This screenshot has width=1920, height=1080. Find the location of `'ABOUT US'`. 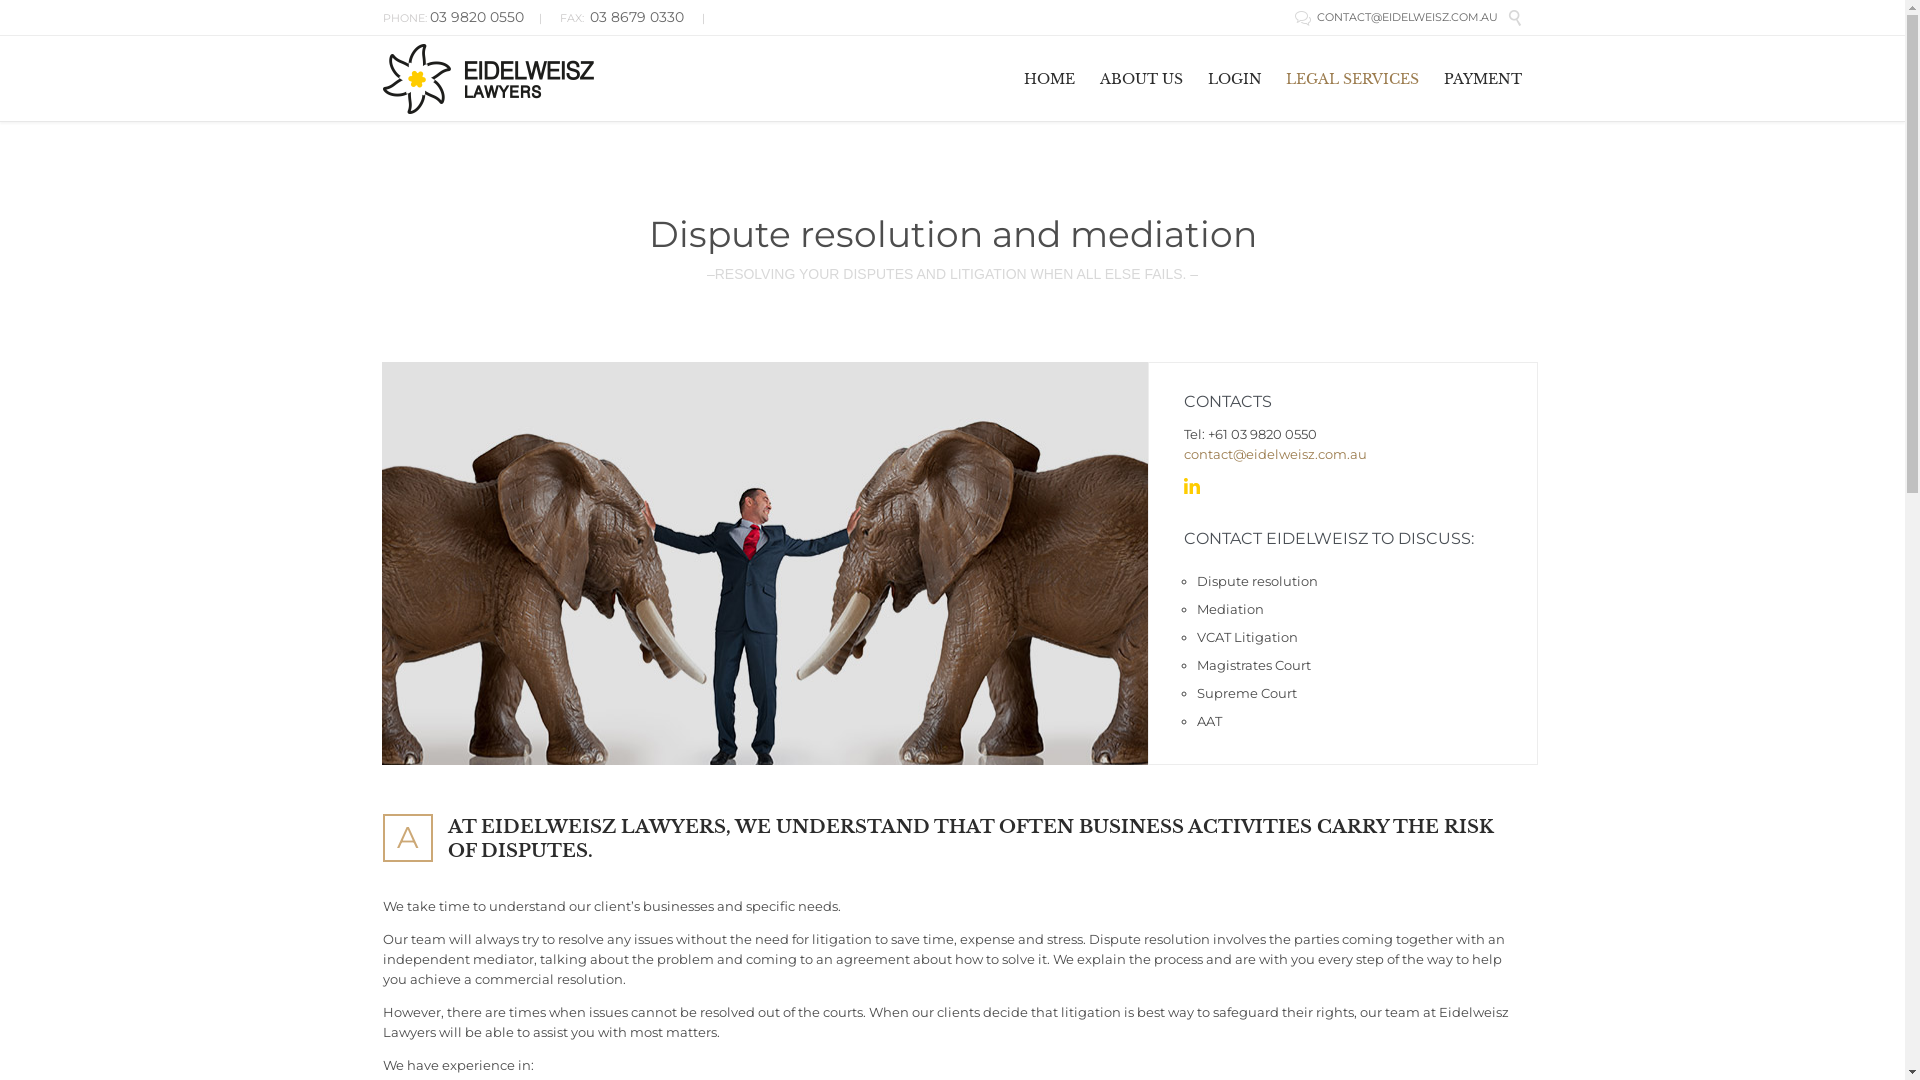

'ABOUT US' is located at coordinates (1141, 76).